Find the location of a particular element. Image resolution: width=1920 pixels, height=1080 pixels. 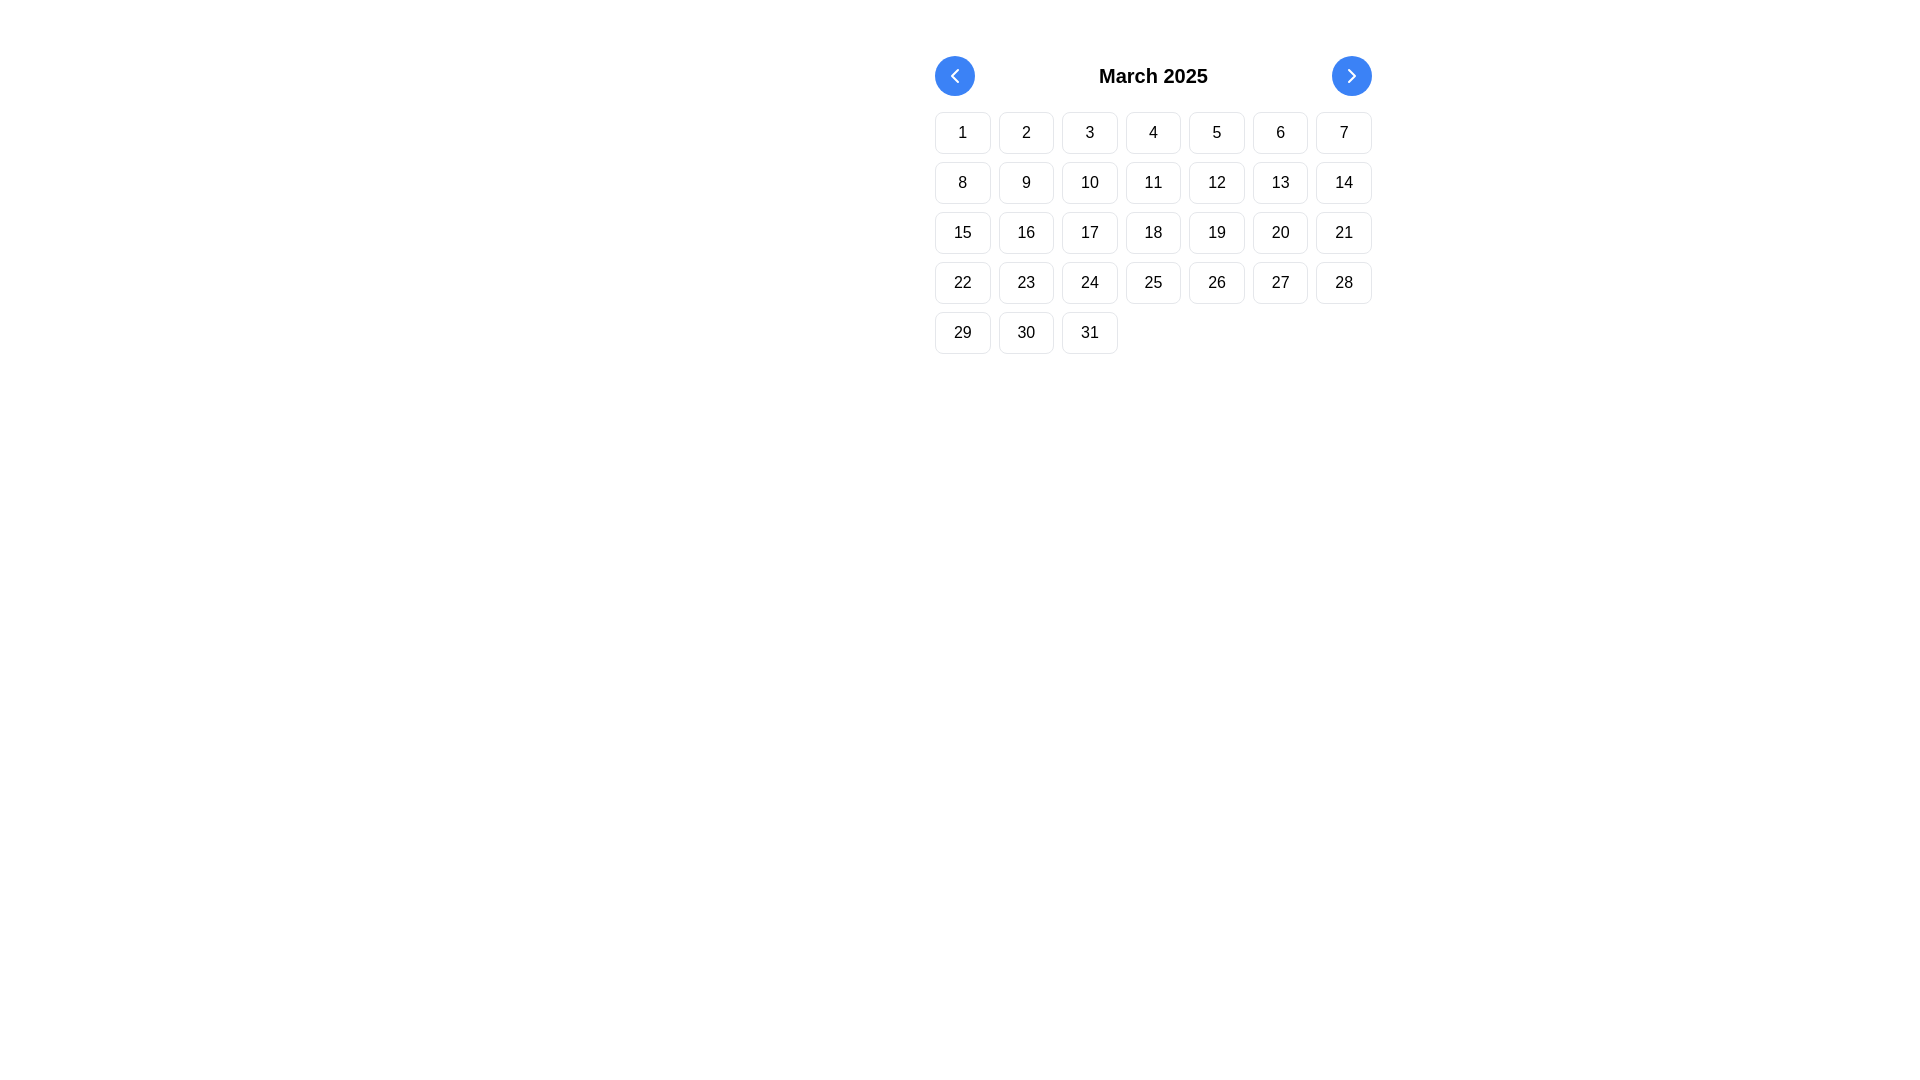

the Text Button representing the 20th day of the month in the calendar layout is located at coordinates (1280, 231).